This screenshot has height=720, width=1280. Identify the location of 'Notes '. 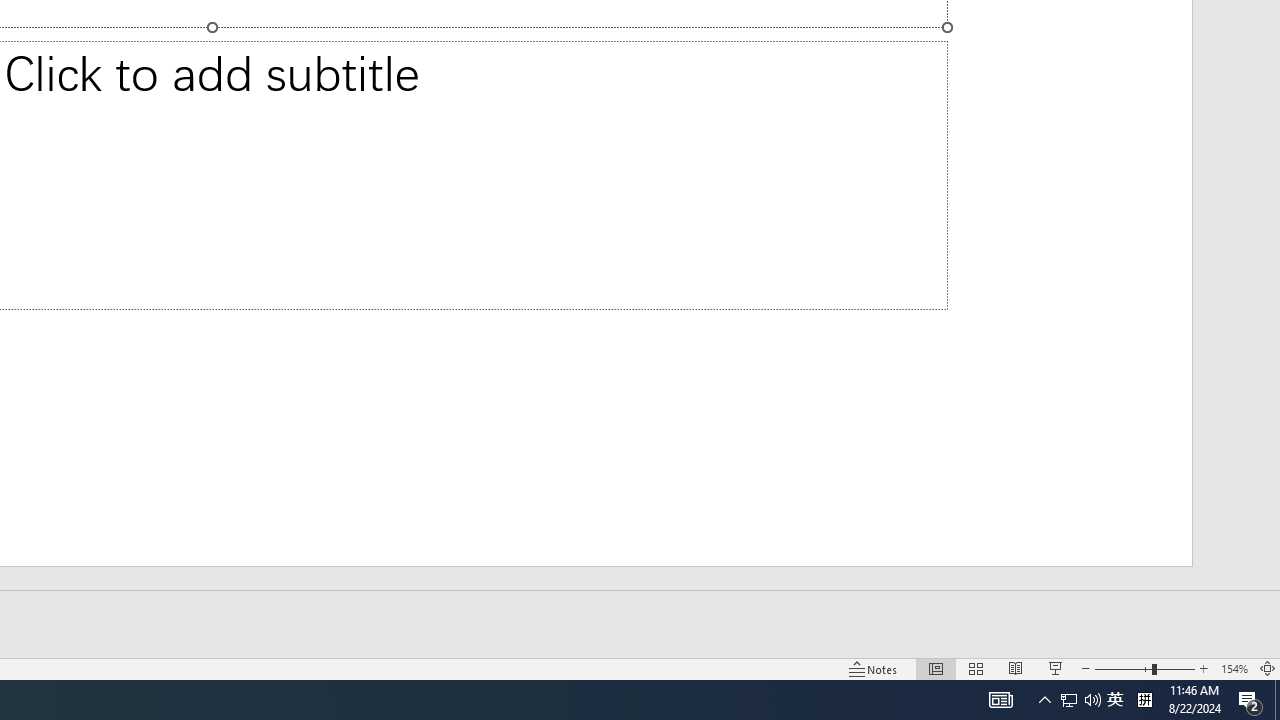
(874, 669).